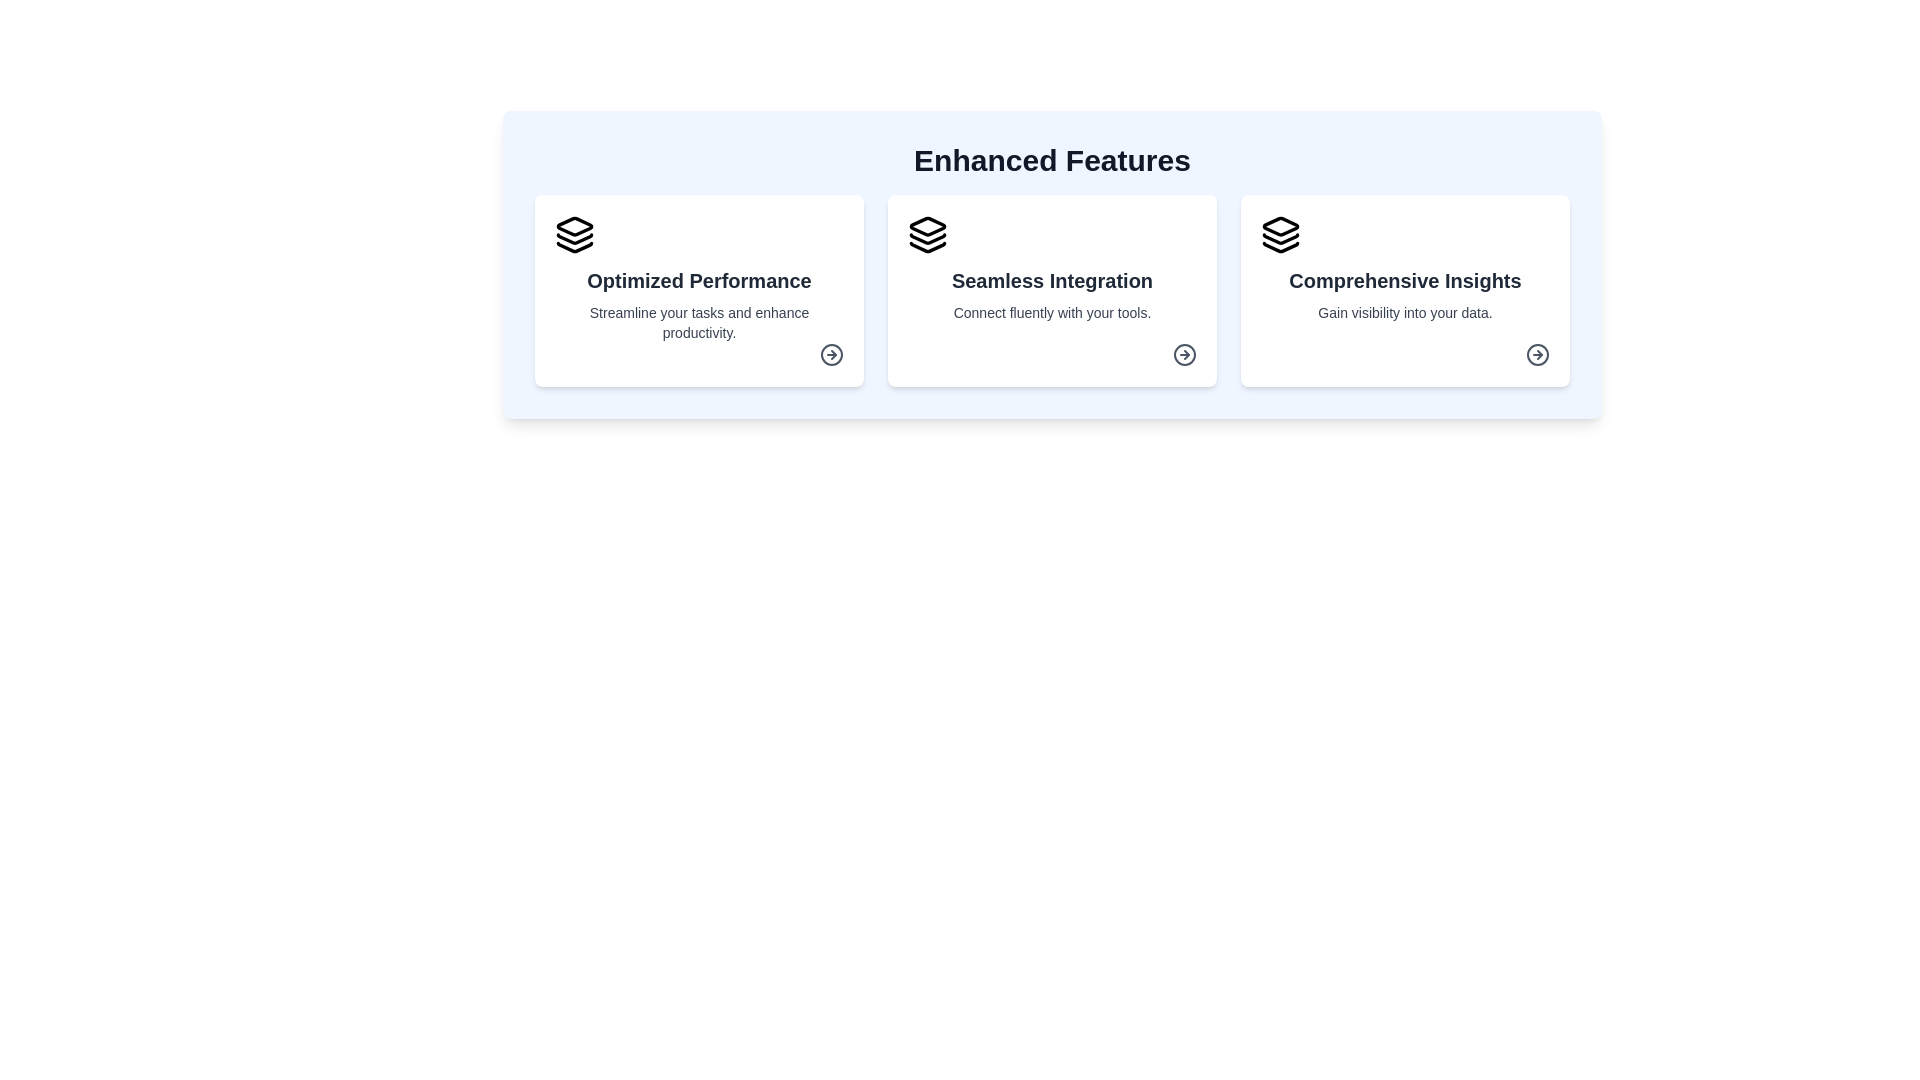 This screenshot has height=1080, width=1920. I want to click on the SVG circle subcomponent within the icon located in the bottom-right corner of the 'Seamless Integration' card, so click(1185, 353).